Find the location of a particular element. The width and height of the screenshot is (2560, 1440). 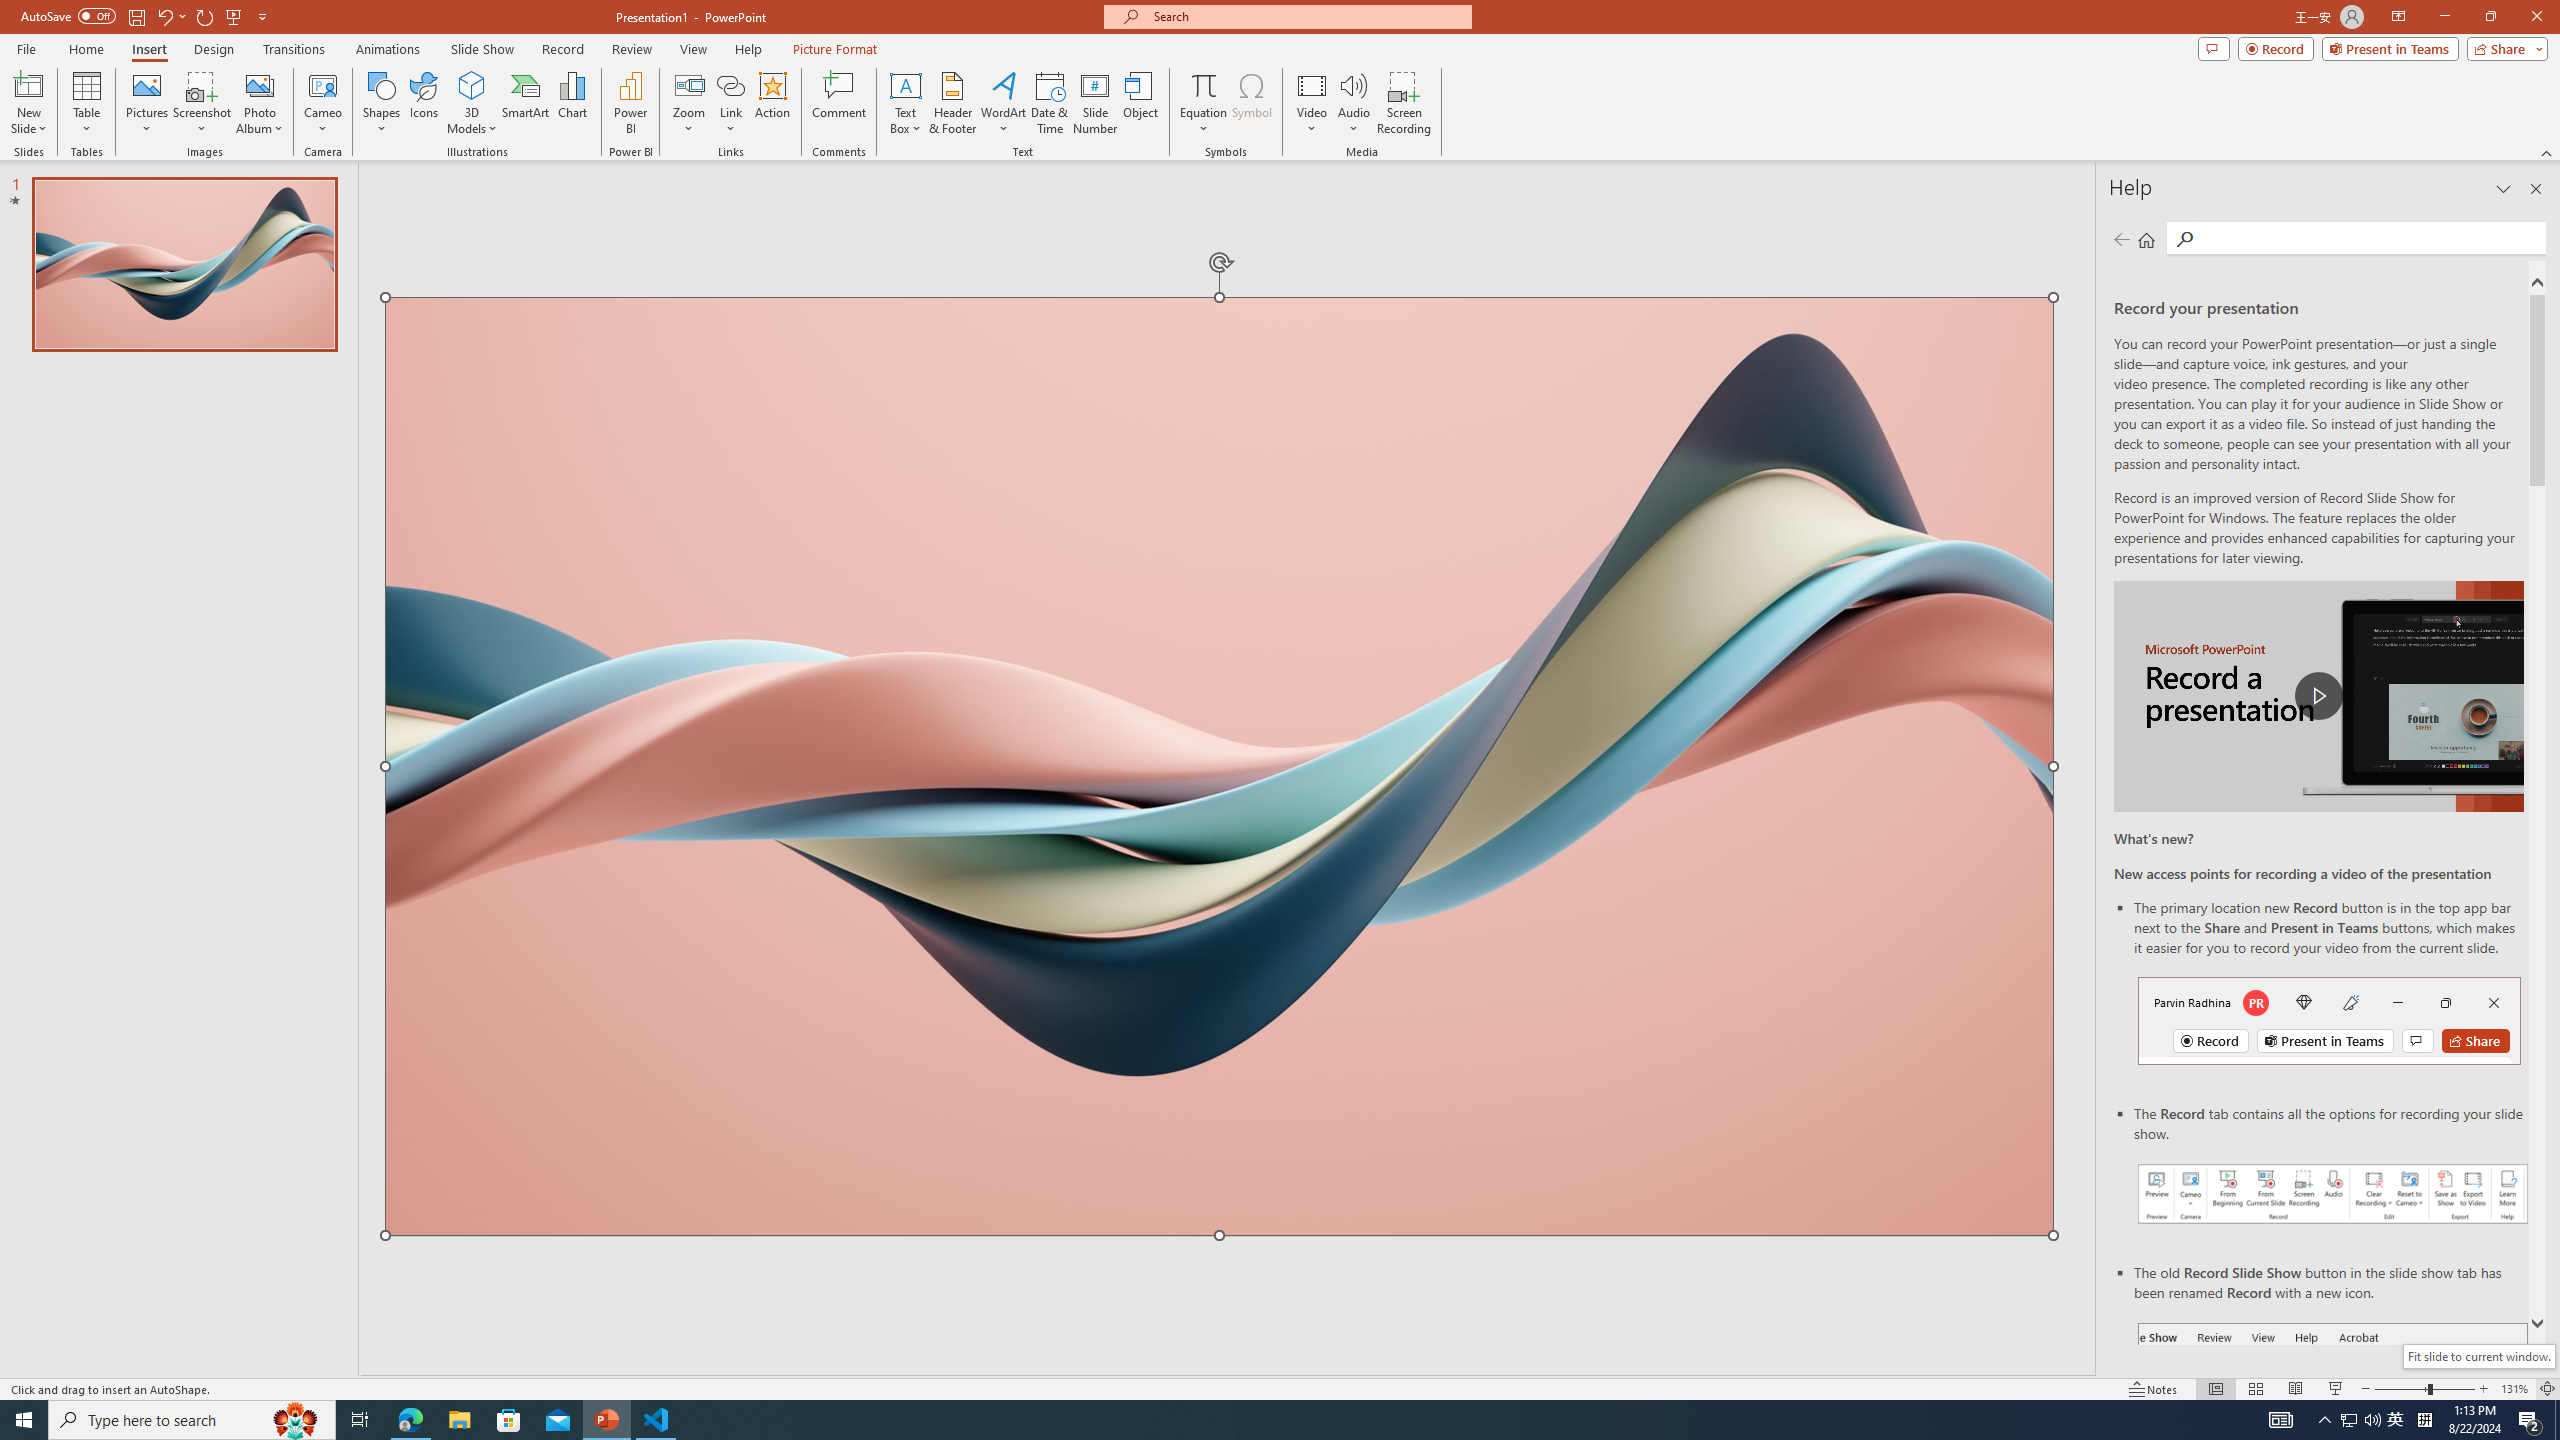

'play Record a Presentation' is located at coordinates (2318, 696).